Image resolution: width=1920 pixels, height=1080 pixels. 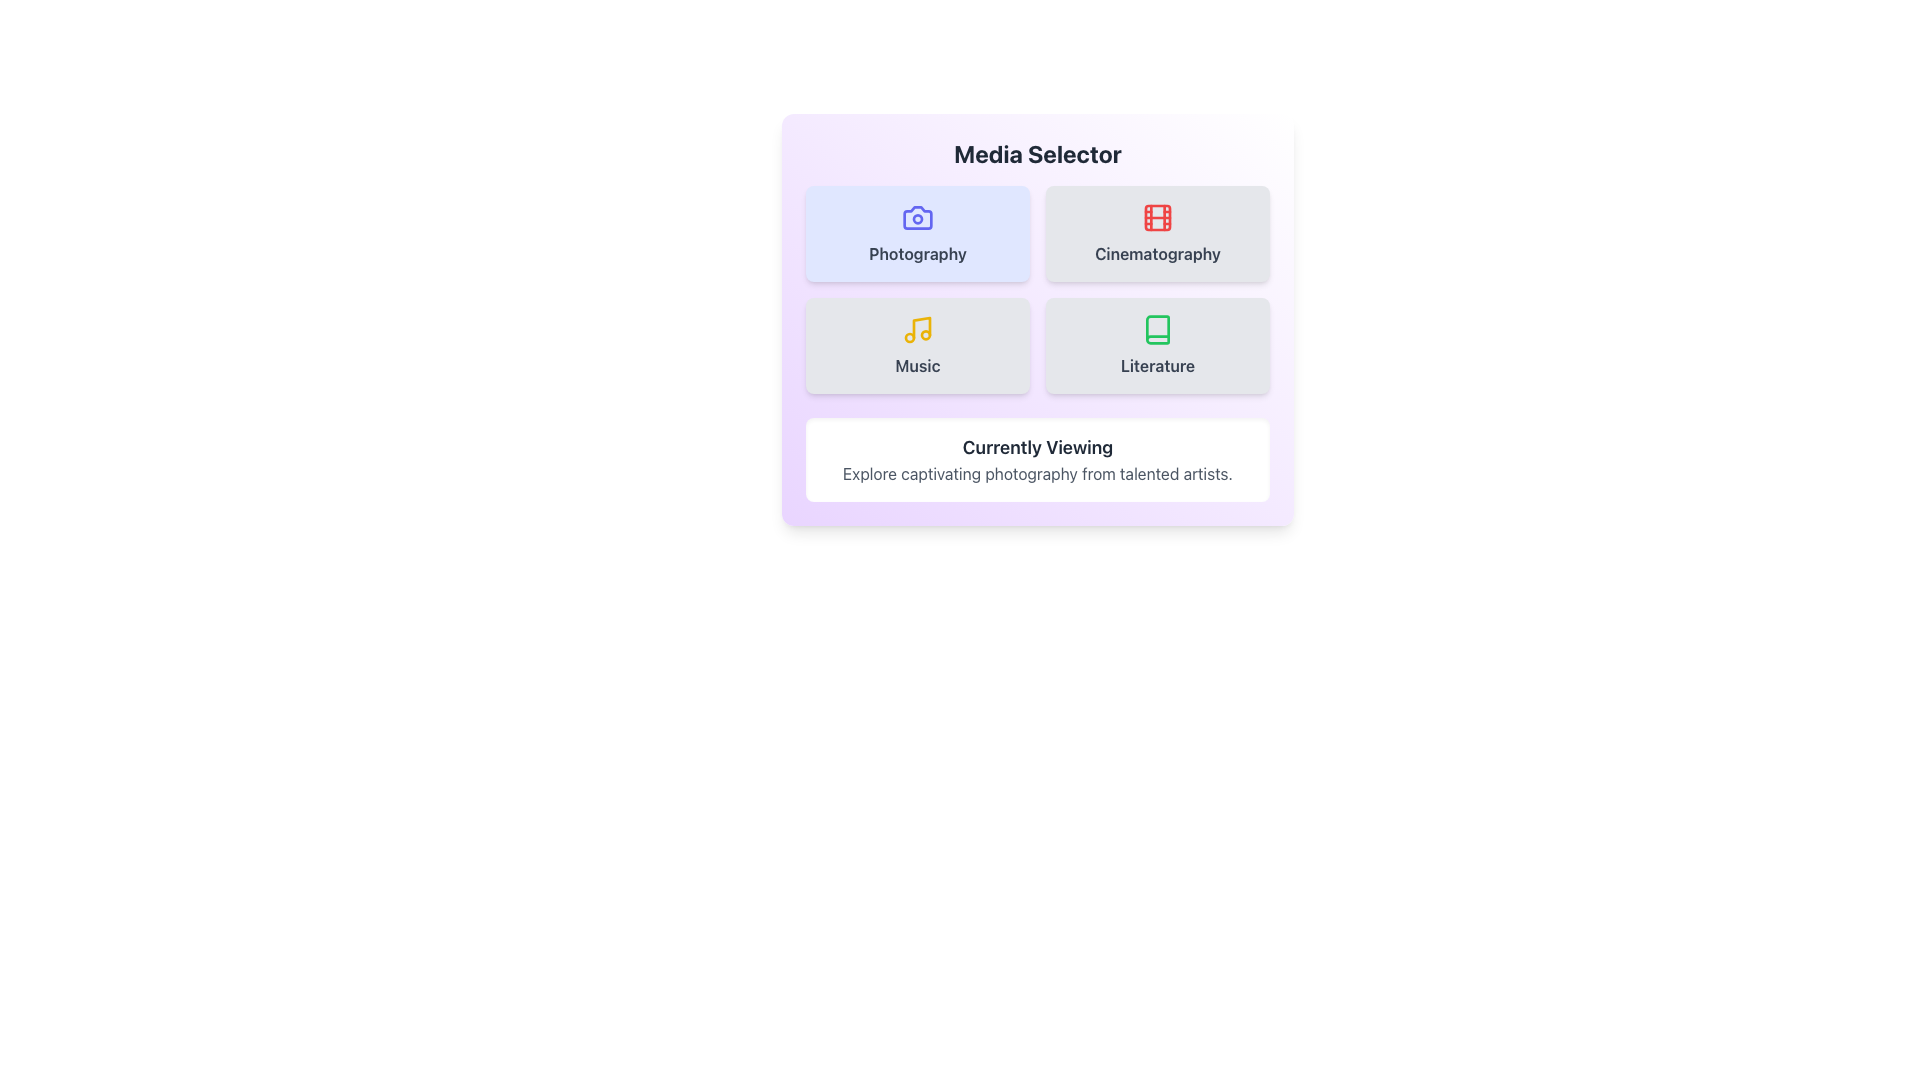 I want to click on camera icon outlined in bold indigo color within the 'Photography' card of the Media Selector component for detailed information, so click(x=916, y=218).